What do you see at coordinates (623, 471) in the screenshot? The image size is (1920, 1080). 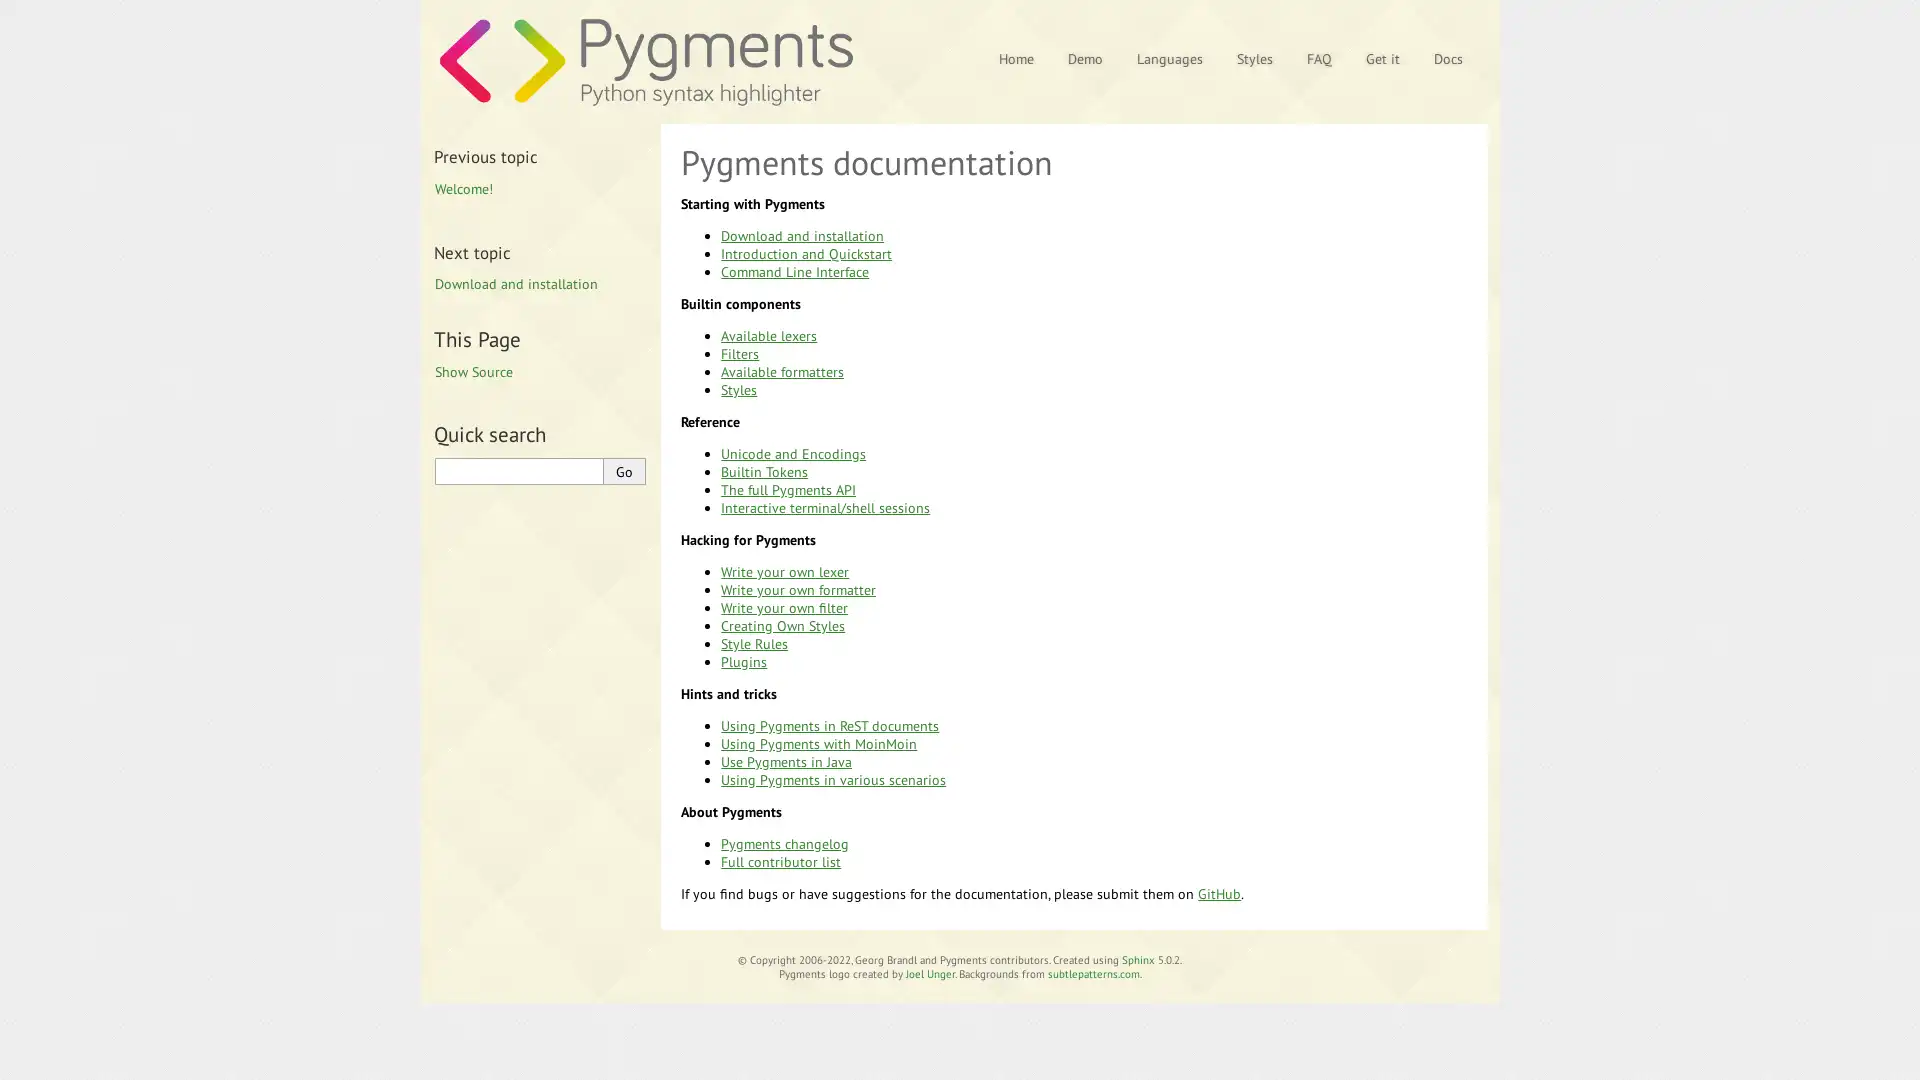 I see `Go` at bounding box center [623, 471].